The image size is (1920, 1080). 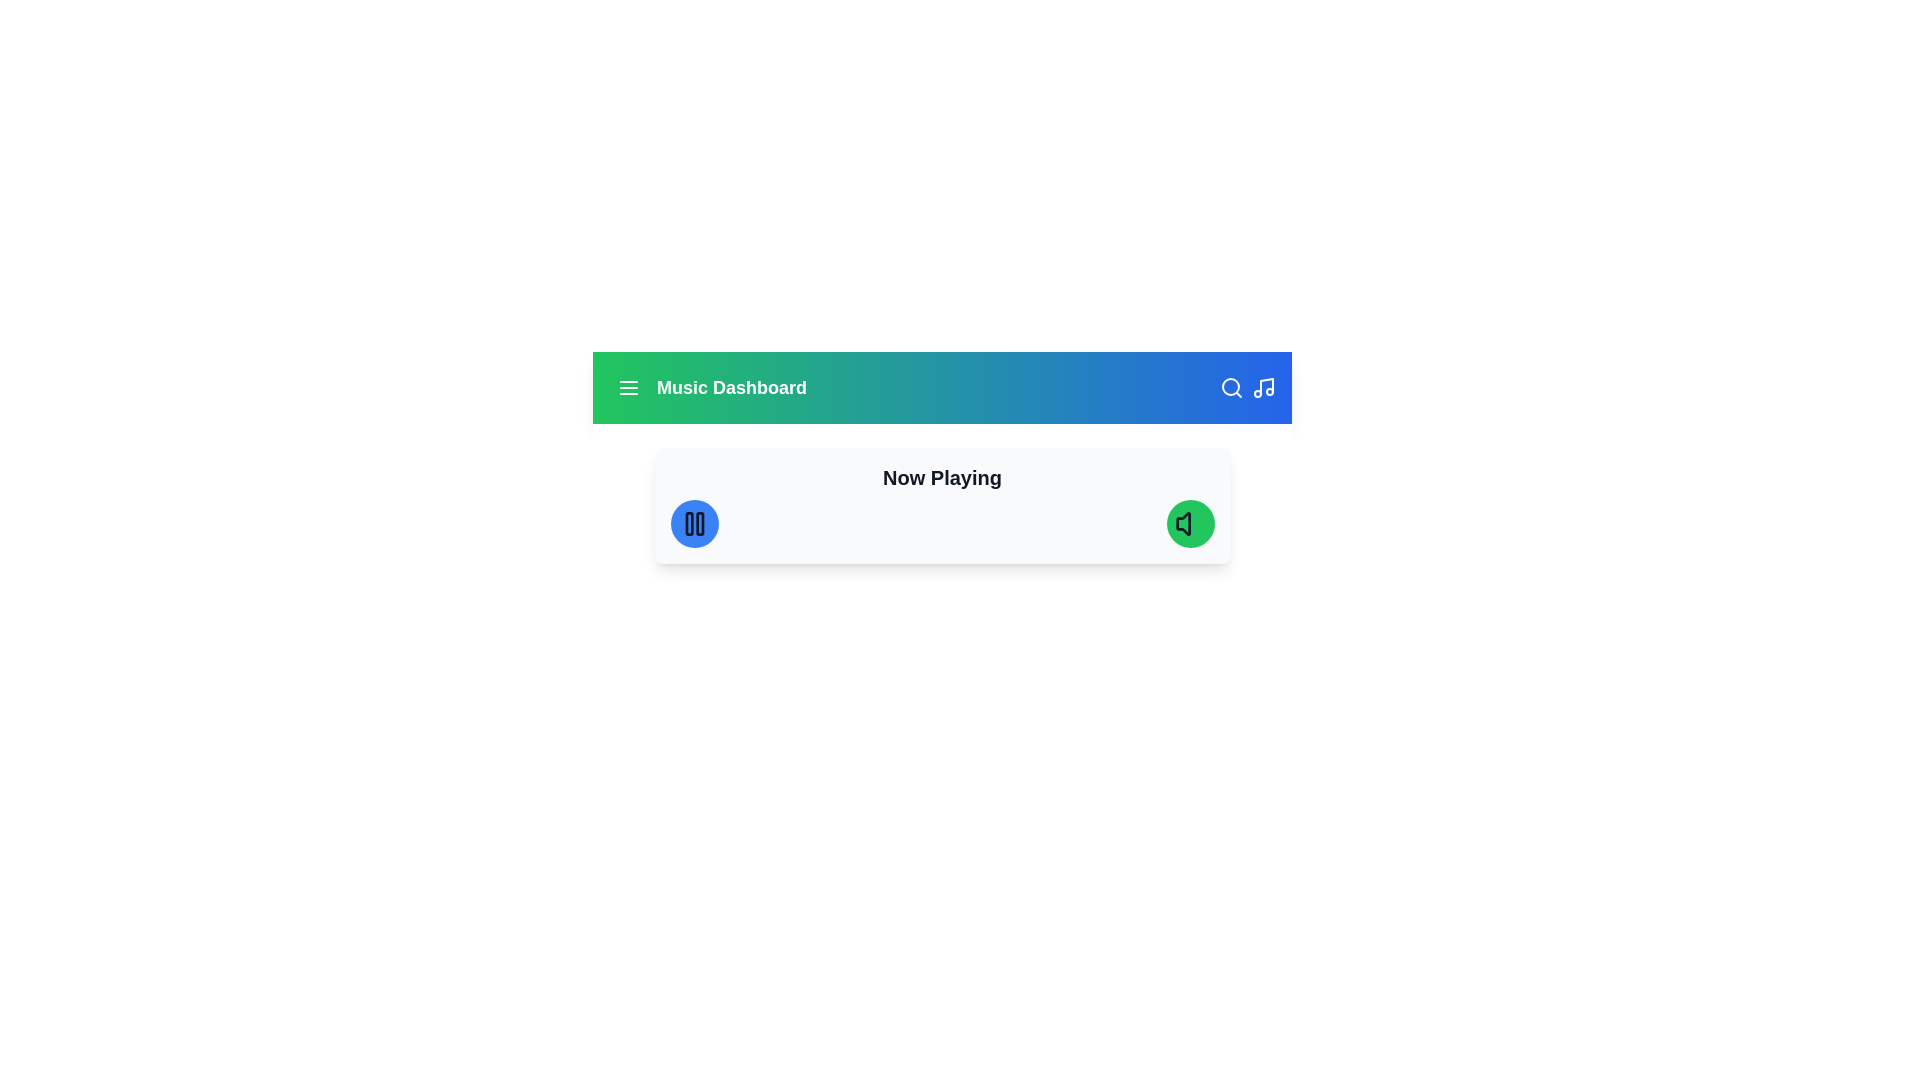 What do you see at coordinates (1231, 388) in the screenshot?
I see `the search button located at the top-right corner of the component` at bounding box center [1231, 388].